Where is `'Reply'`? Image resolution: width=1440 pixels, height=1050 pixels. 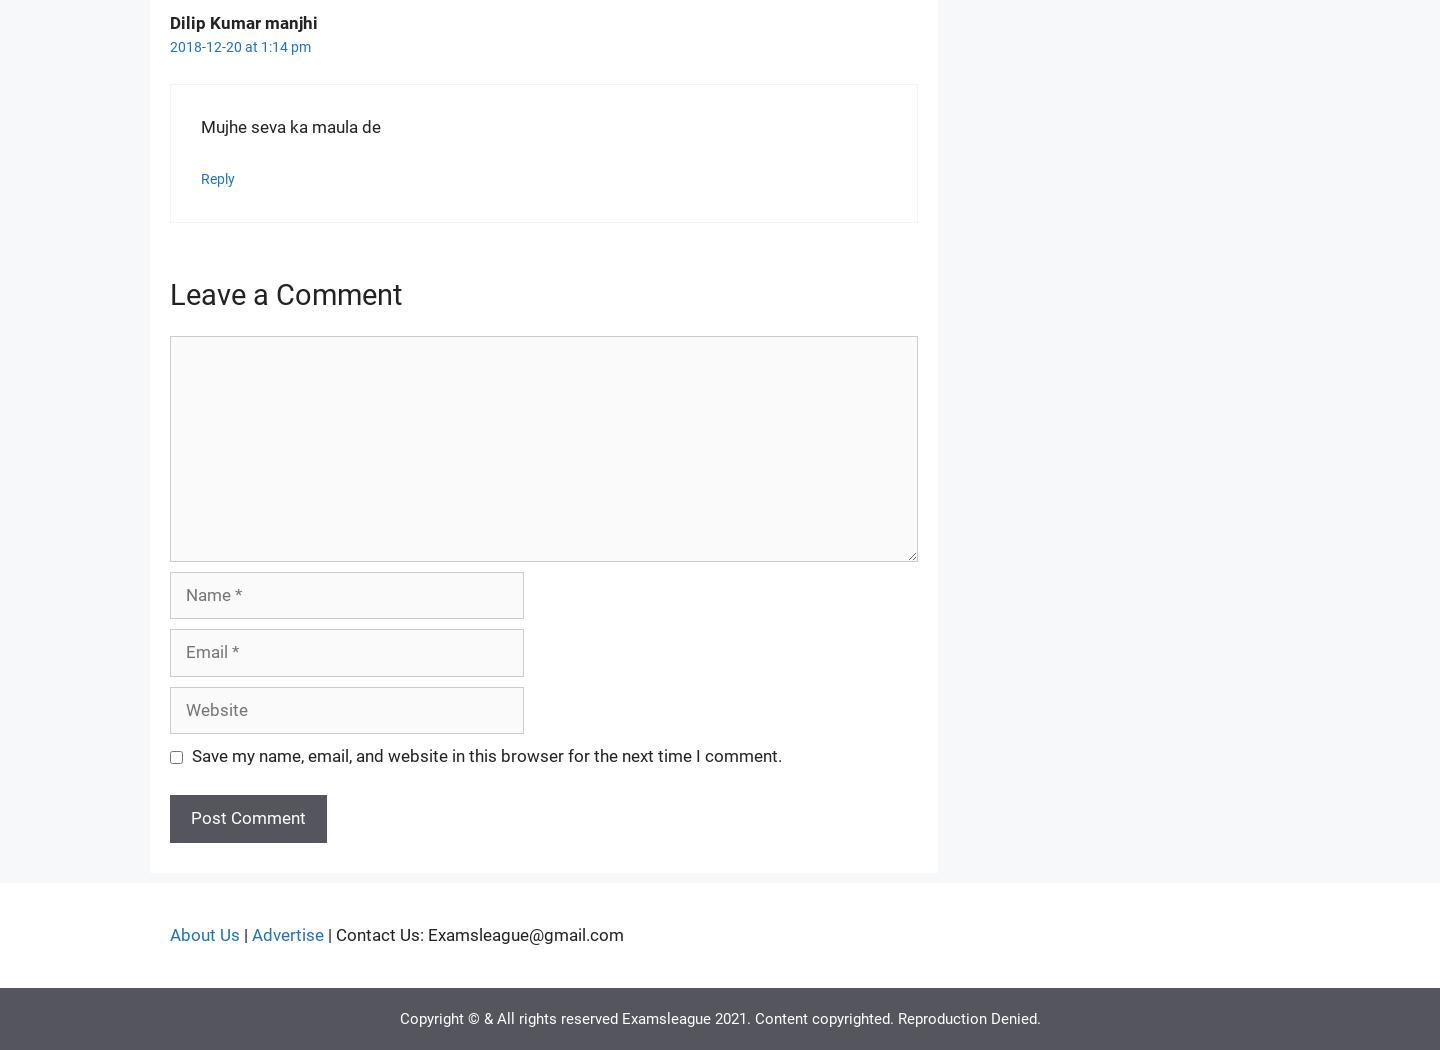
'Reply' is located at coordinates (218, 179).